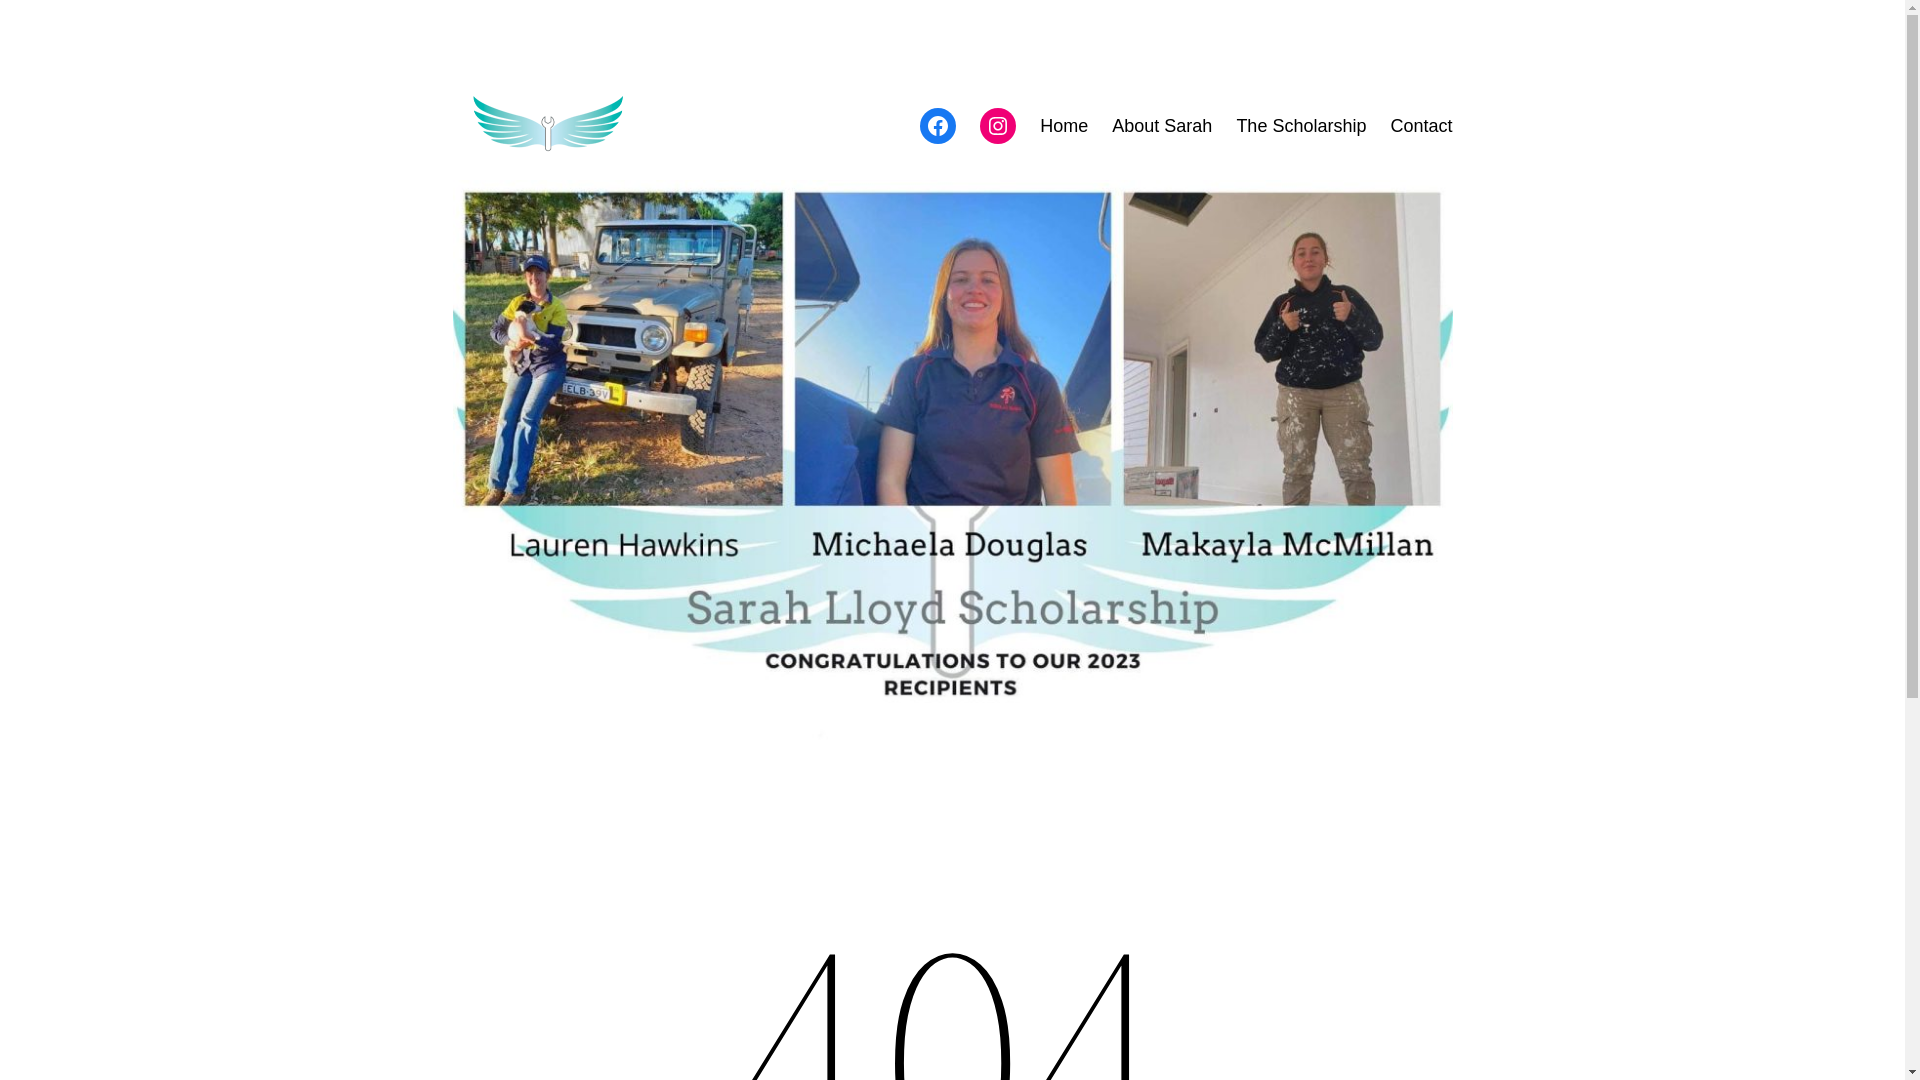  What do you see at coordinates (936, 126) in the screenshot?
I see `'Facebook'` at bounding box center [936, 126].